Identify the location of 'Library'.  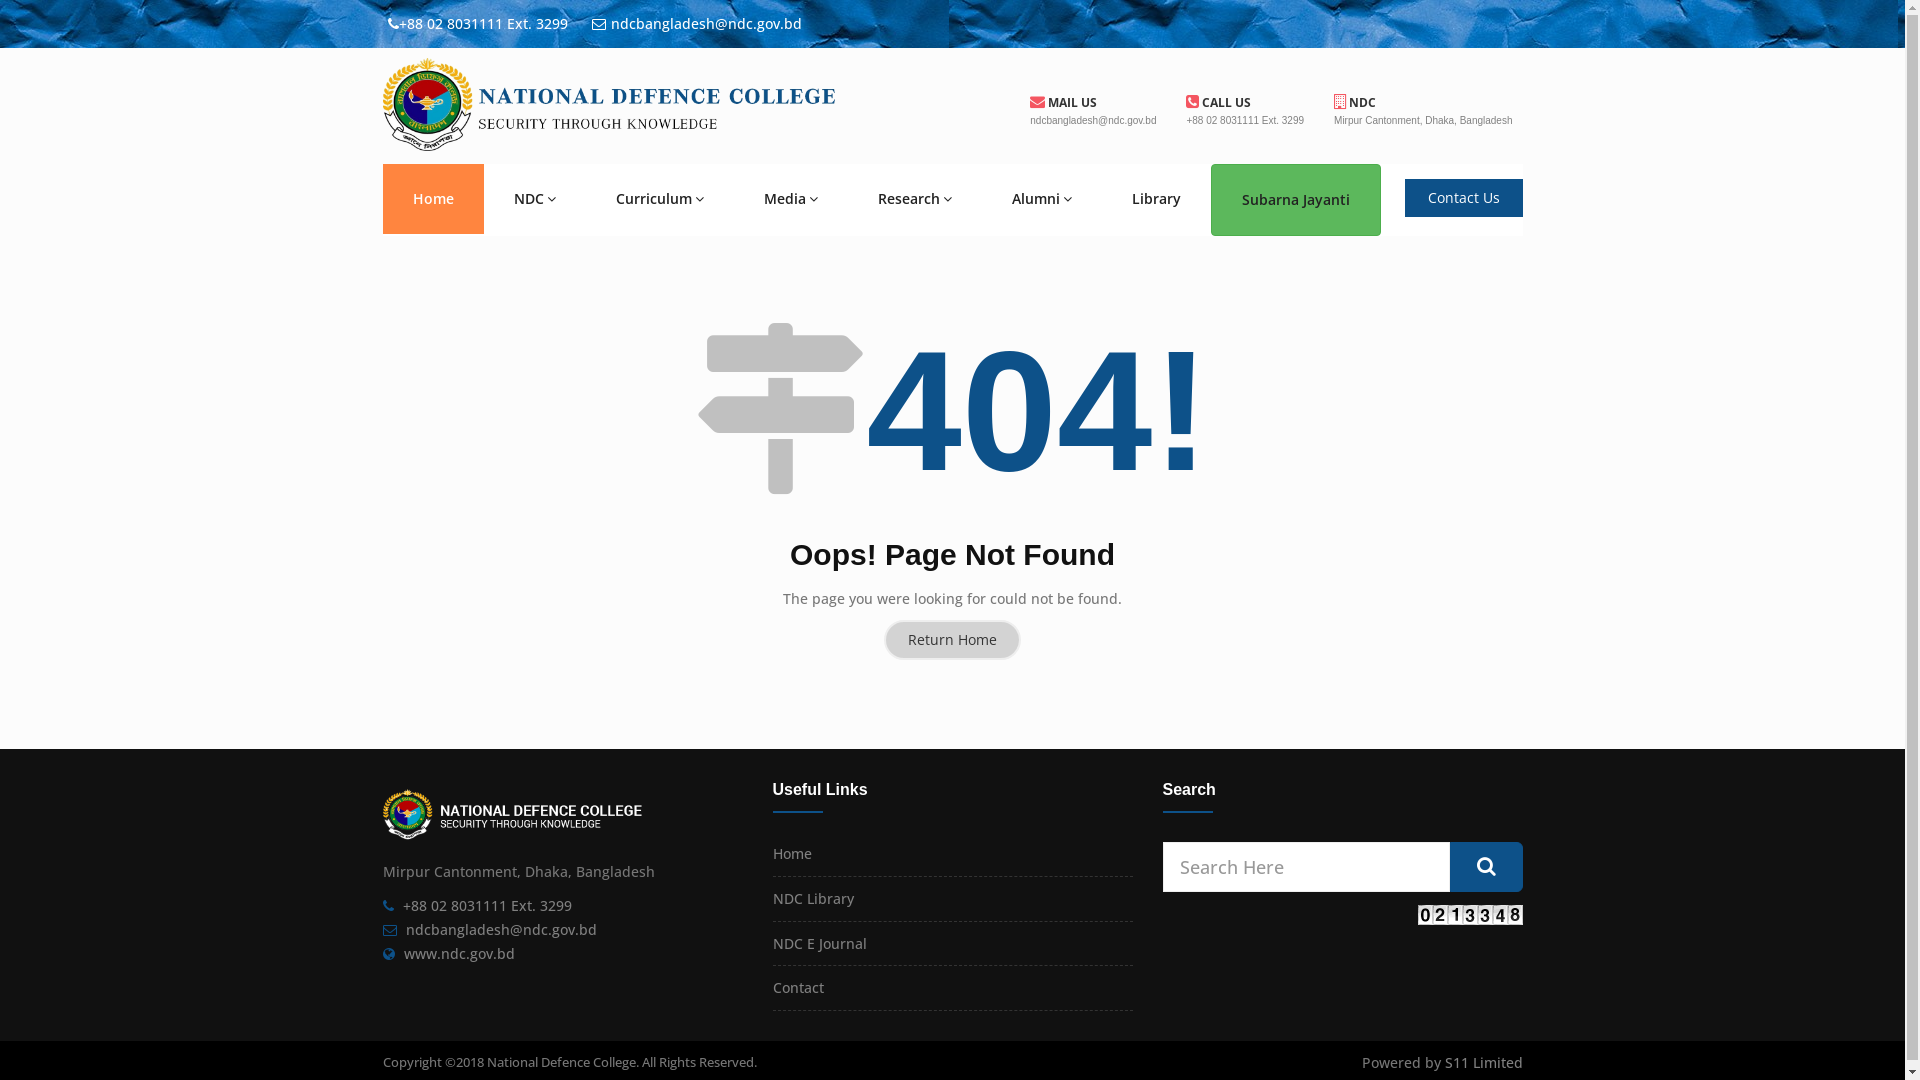
(1156, 199).